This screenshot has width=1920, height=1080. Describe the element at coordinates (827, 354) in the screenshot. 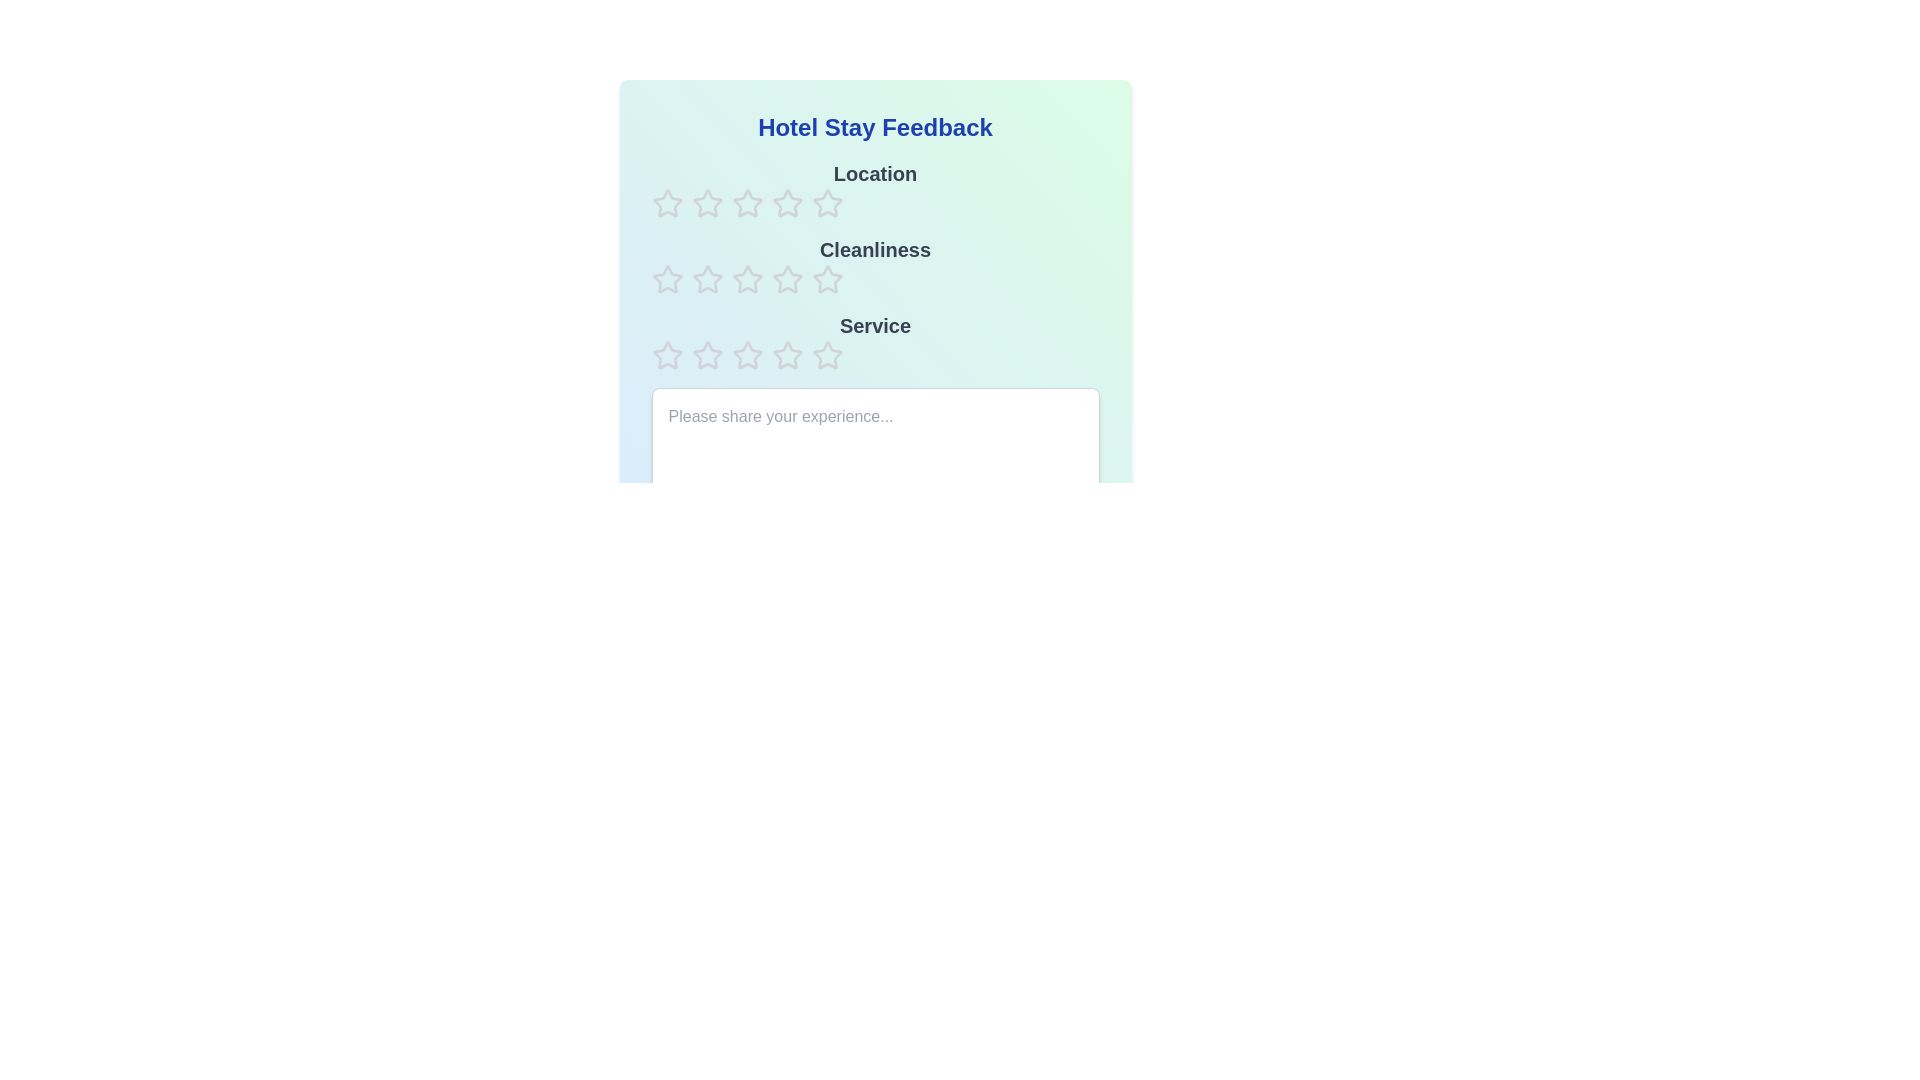

I see `the fifth star icon in the 'Service' rating row` at that location.